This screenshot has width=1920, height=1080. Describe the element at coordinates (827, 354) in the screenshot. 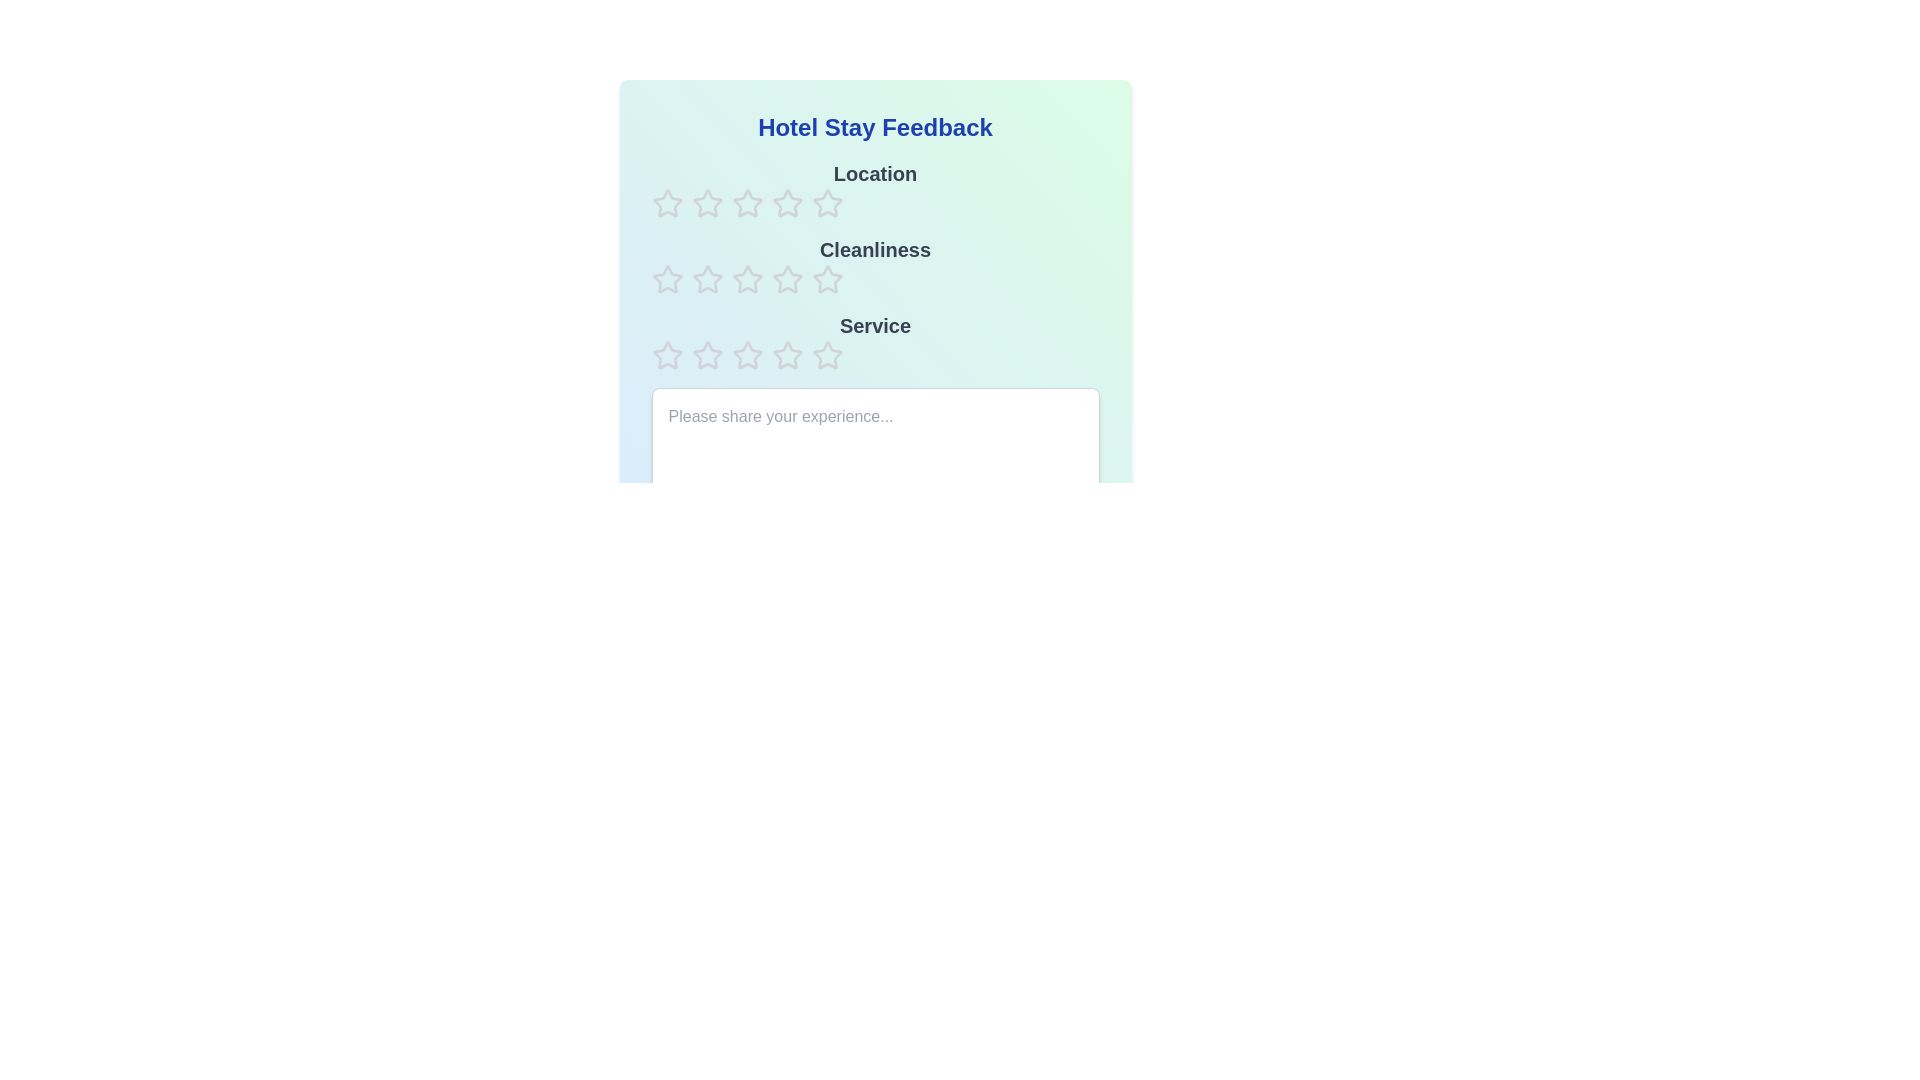

I see `the fifth star icon in the 'Service' rating row` at that location.